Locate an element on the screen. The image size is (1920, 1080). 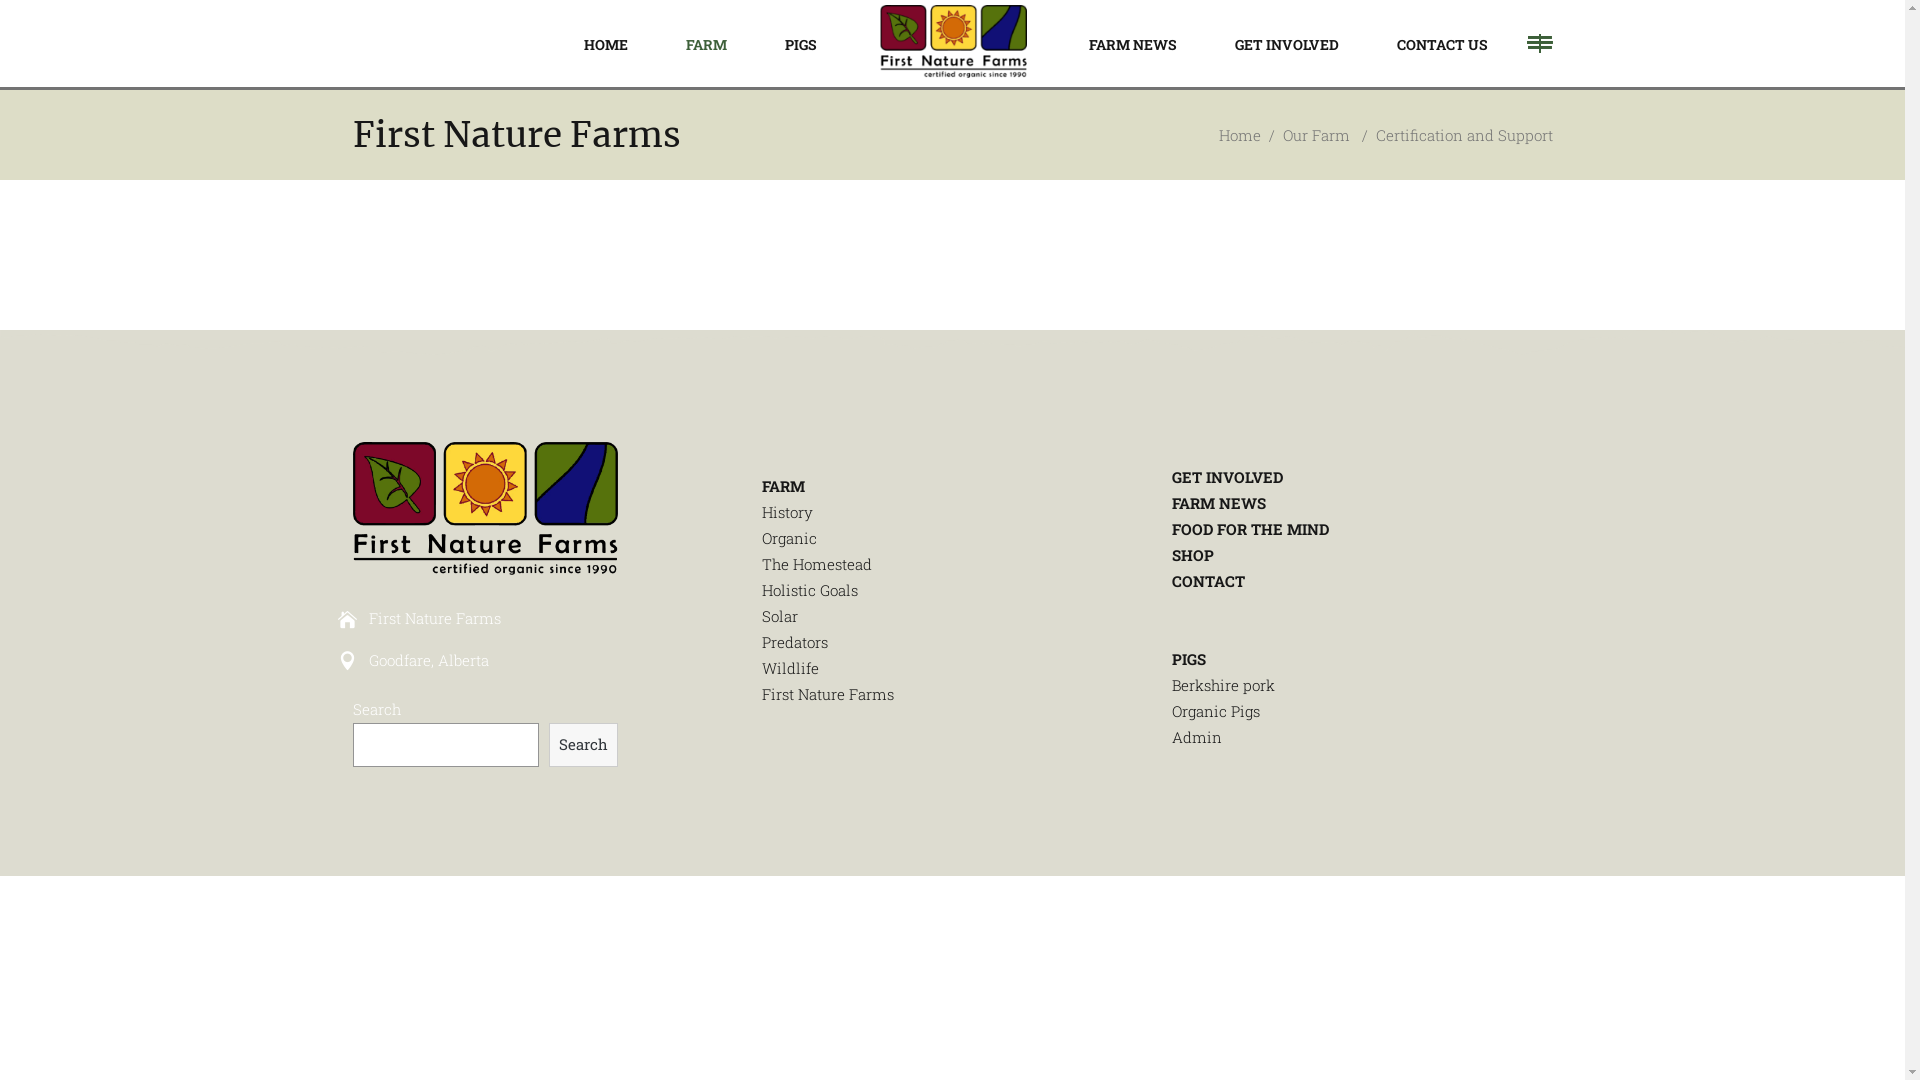
'SHOP' is located at coordinates (1193, 555).